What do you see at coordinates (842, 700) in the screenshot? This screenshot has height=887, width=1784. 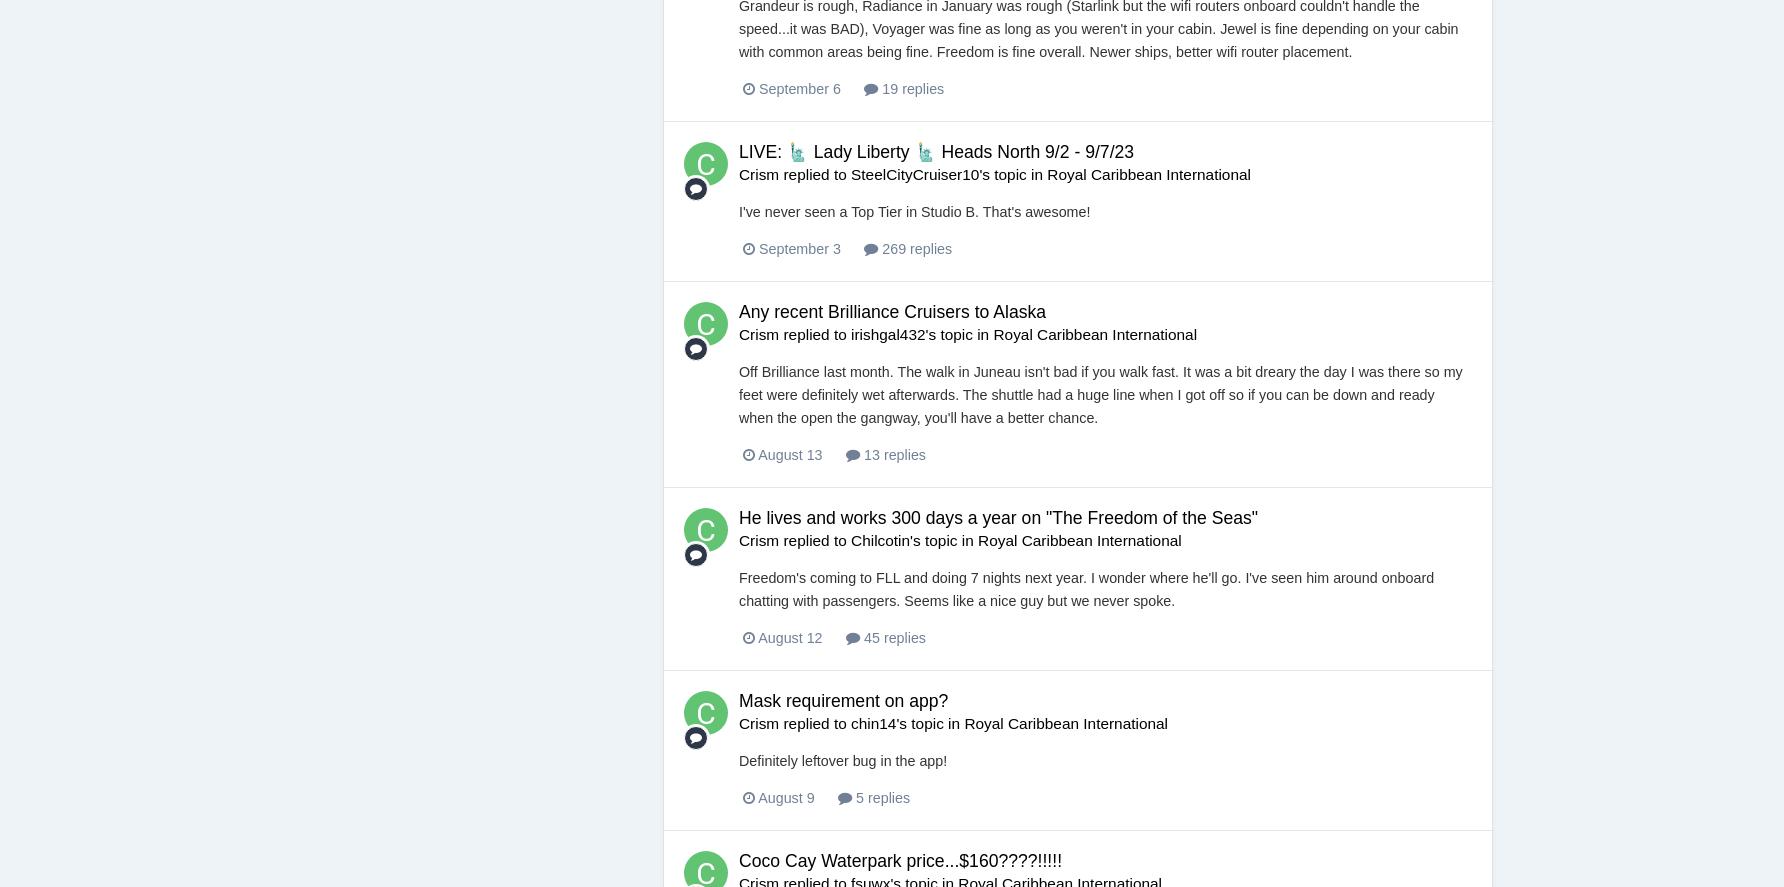 I see `'Mask requirement on app?'` at bounding box center [842, 700].